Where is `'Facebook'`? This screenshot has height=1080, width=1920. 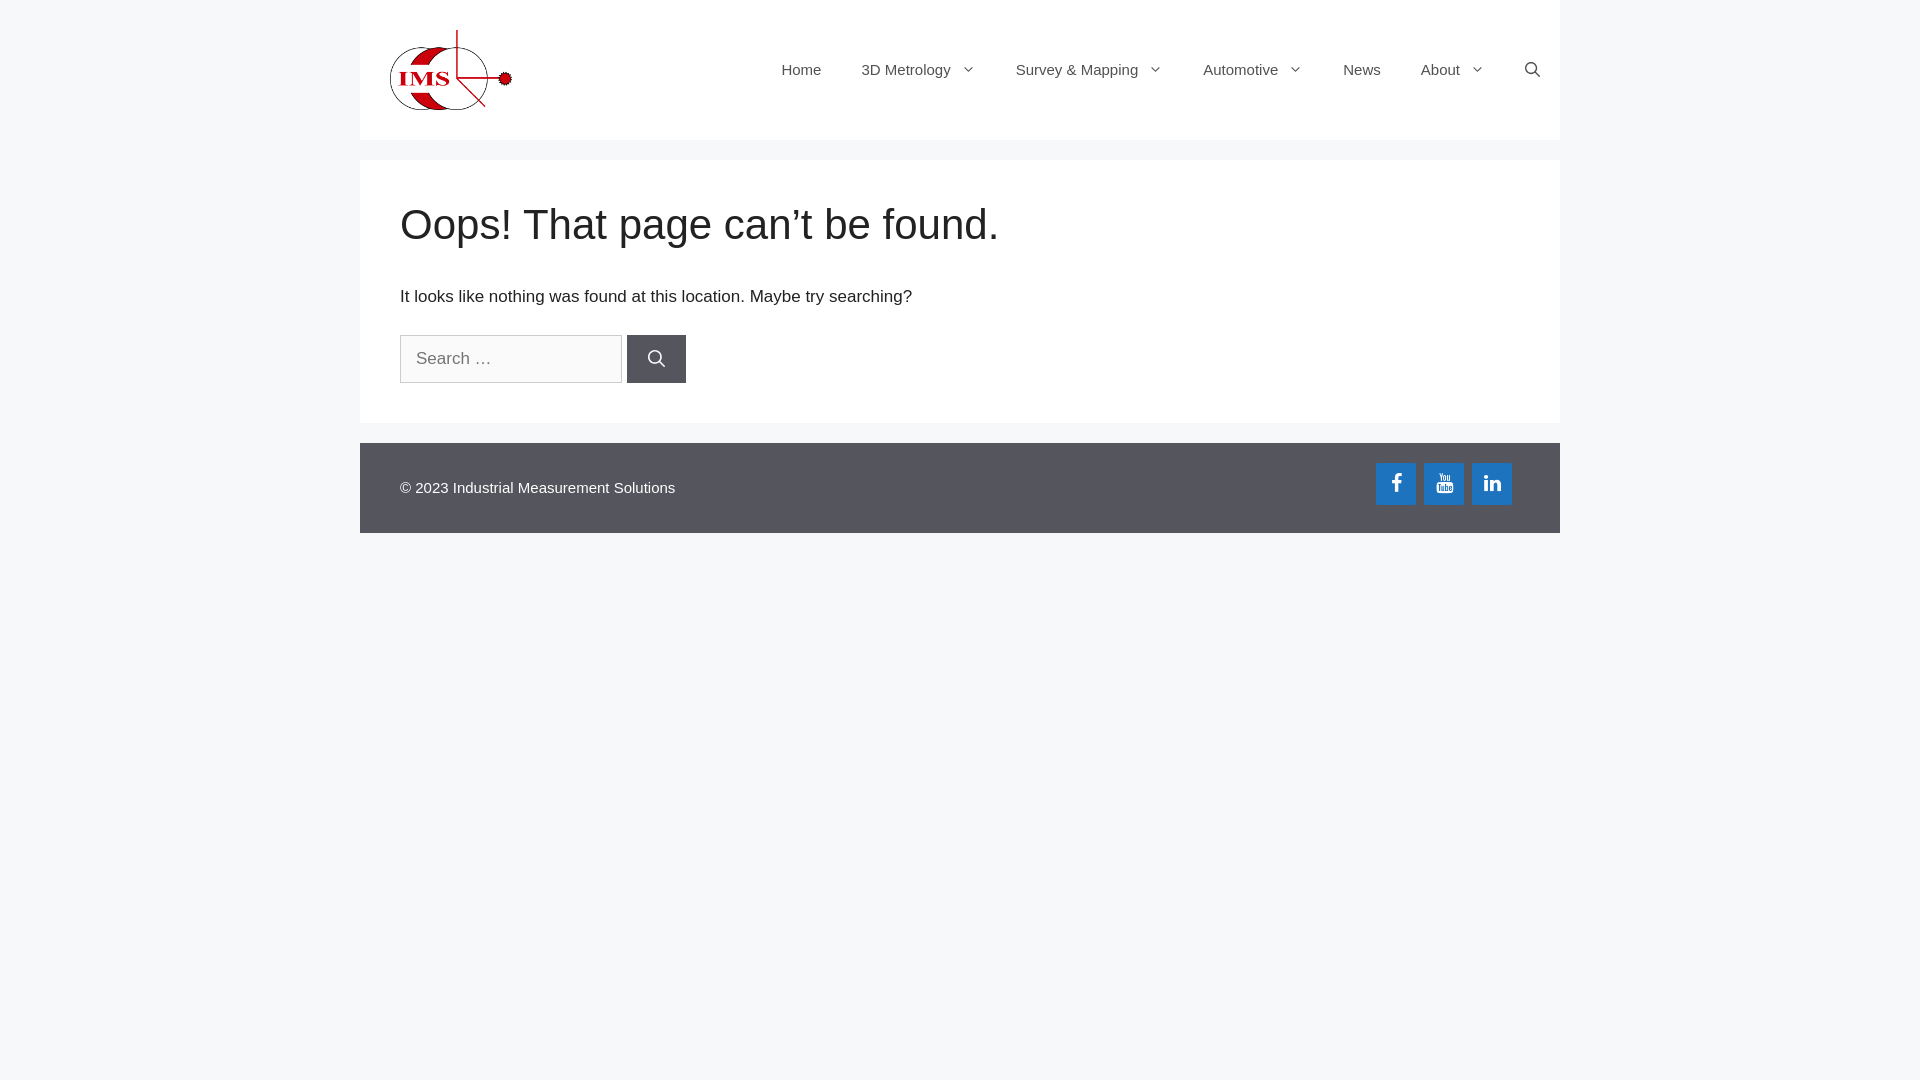 'Facebook' is located at coordinates (1395, 483).